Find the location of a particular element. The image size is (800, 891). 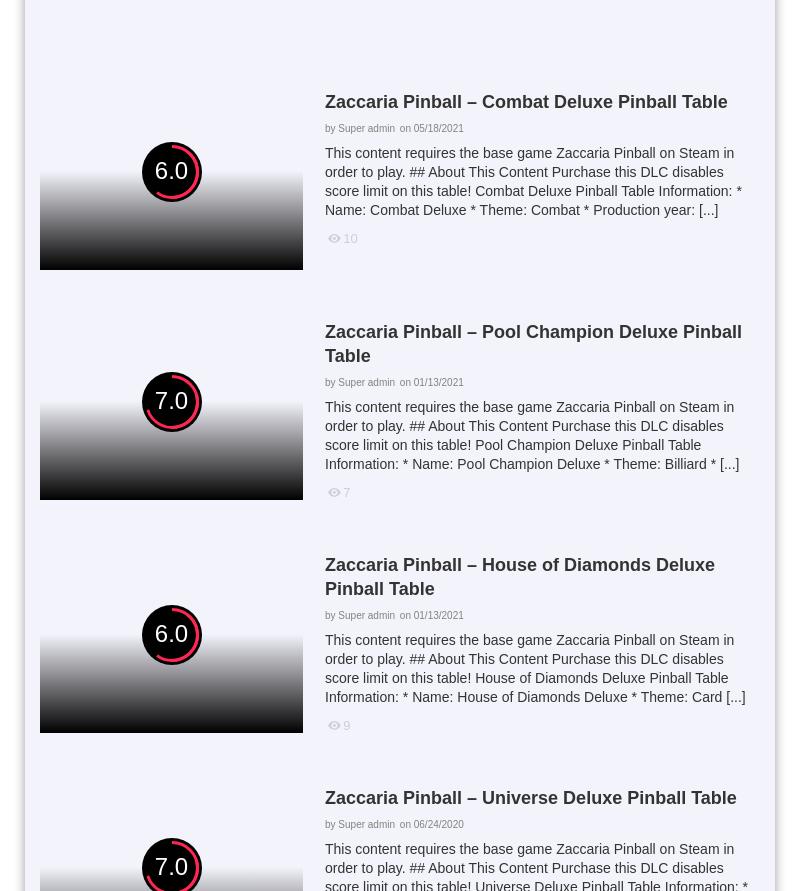

'This content requires the base game Zaccaria Pinball on Steam in order to play. ## About This Content Purchase this DLC disables score limit on this table! Pool Champion Deluxe Pinball Table Information: * Name: Pool Champion Deluxe * Theme: Billiard * [...]' is located at coordinates (323, 435).